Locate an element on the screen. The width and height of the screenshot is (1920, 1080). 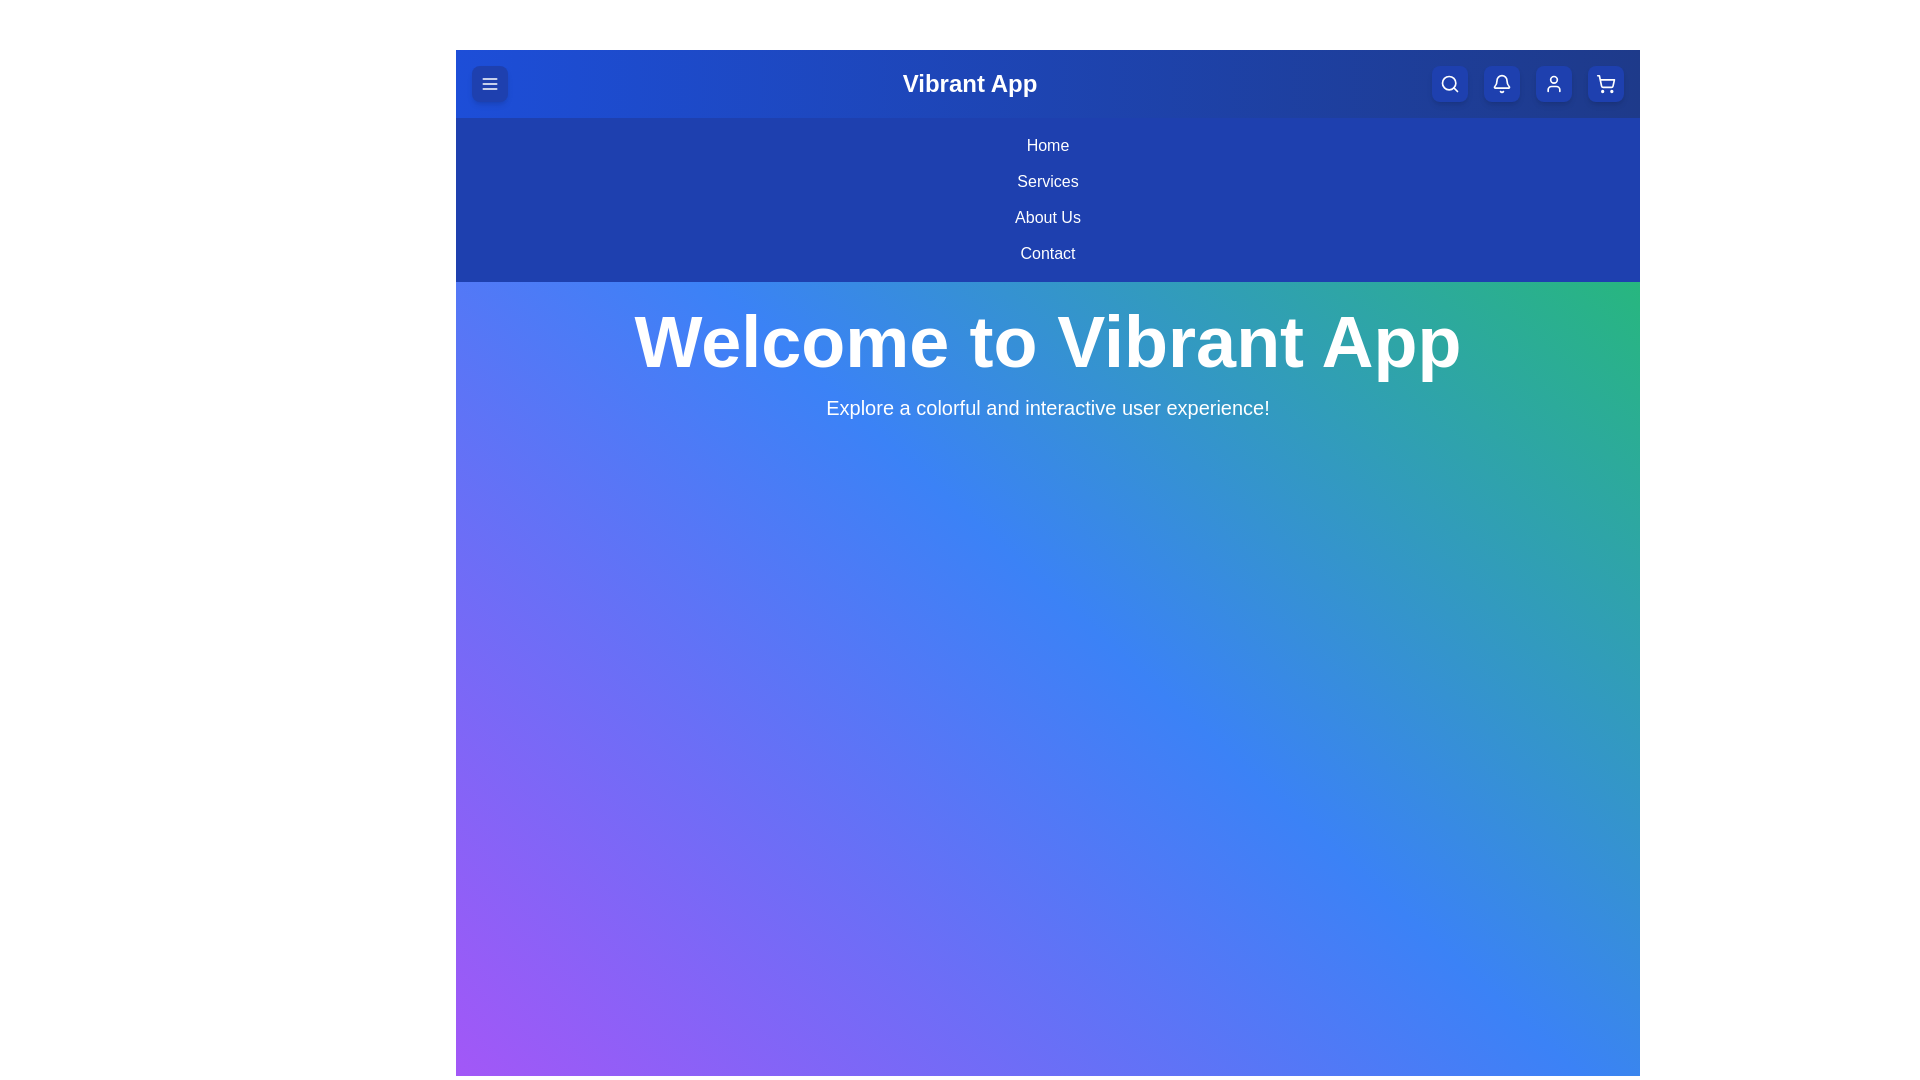
the title text 'Vibrant App' to select it is located at coordinates (969, 83).